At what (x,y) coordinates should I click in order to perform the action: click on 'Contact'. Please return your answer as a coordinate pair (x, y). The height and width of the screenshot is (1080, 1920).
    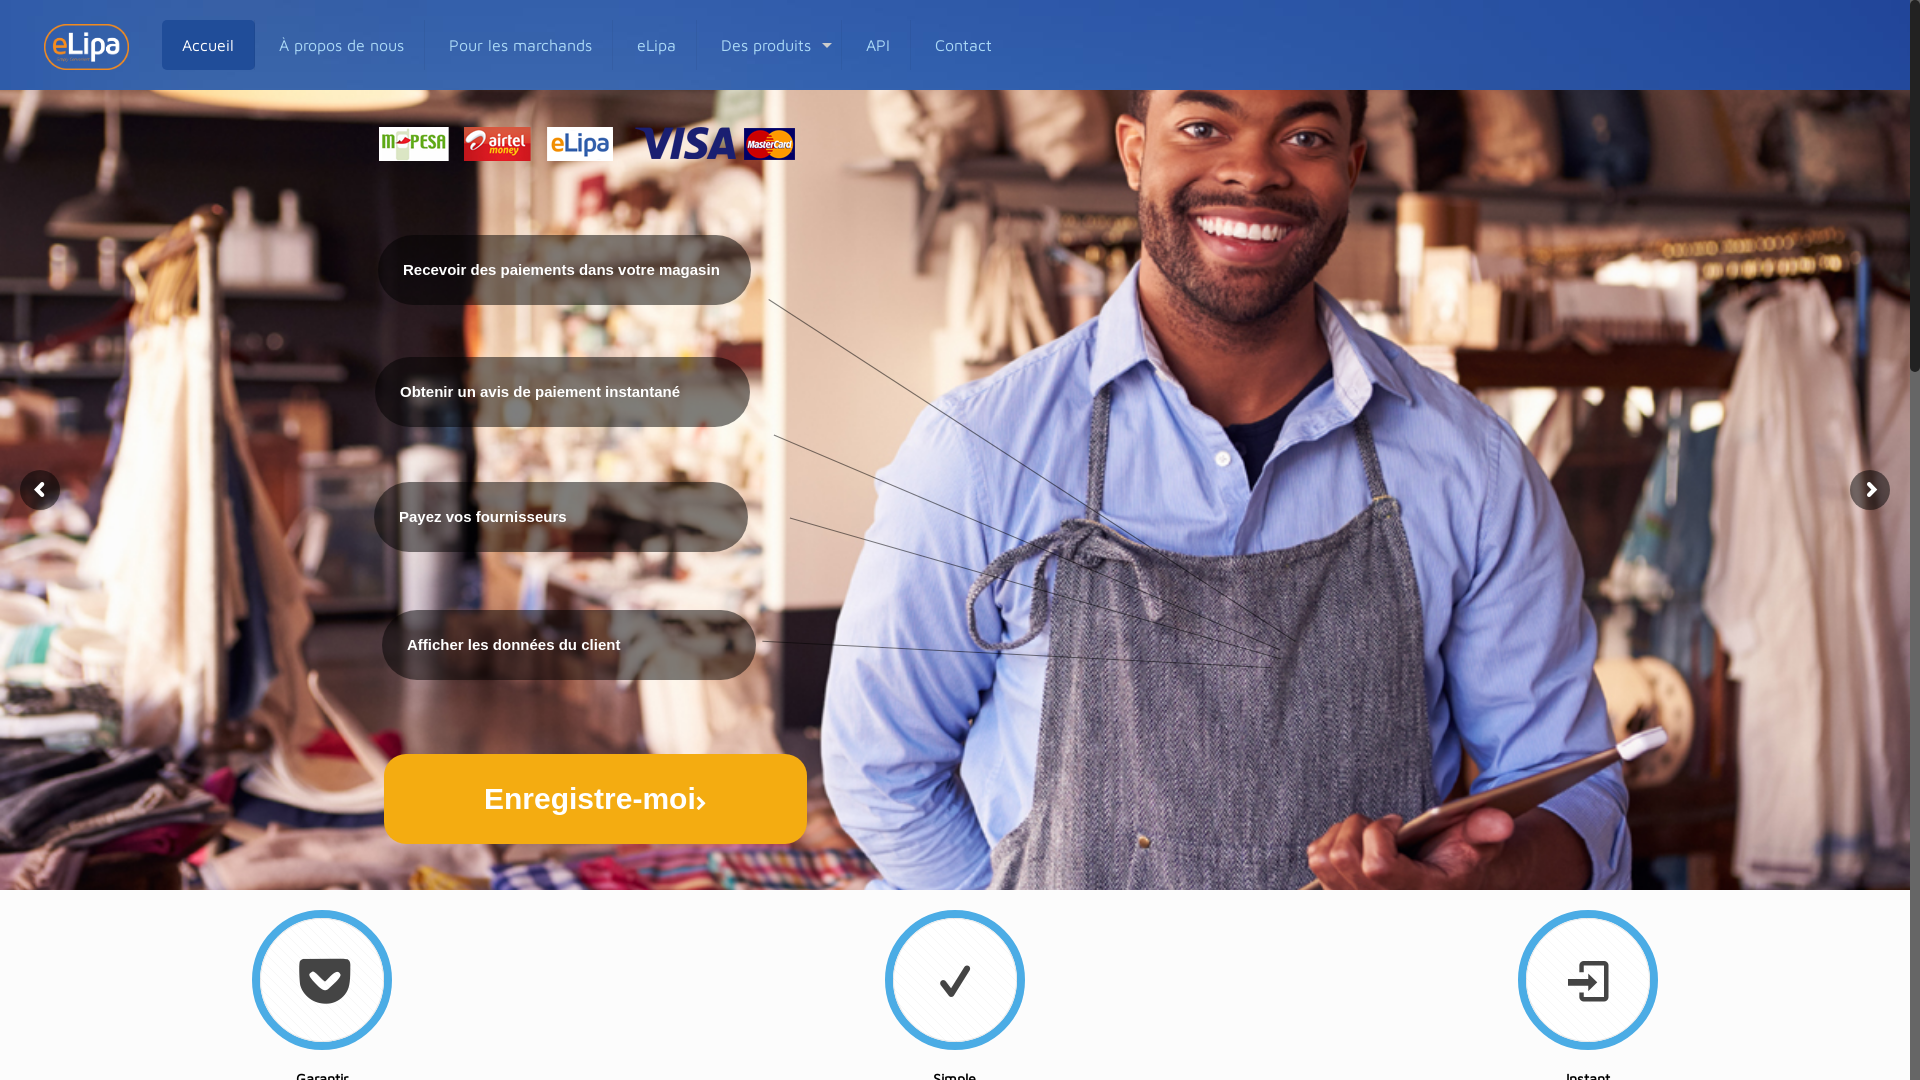
    Looking at the image, I should click on (963, 45).